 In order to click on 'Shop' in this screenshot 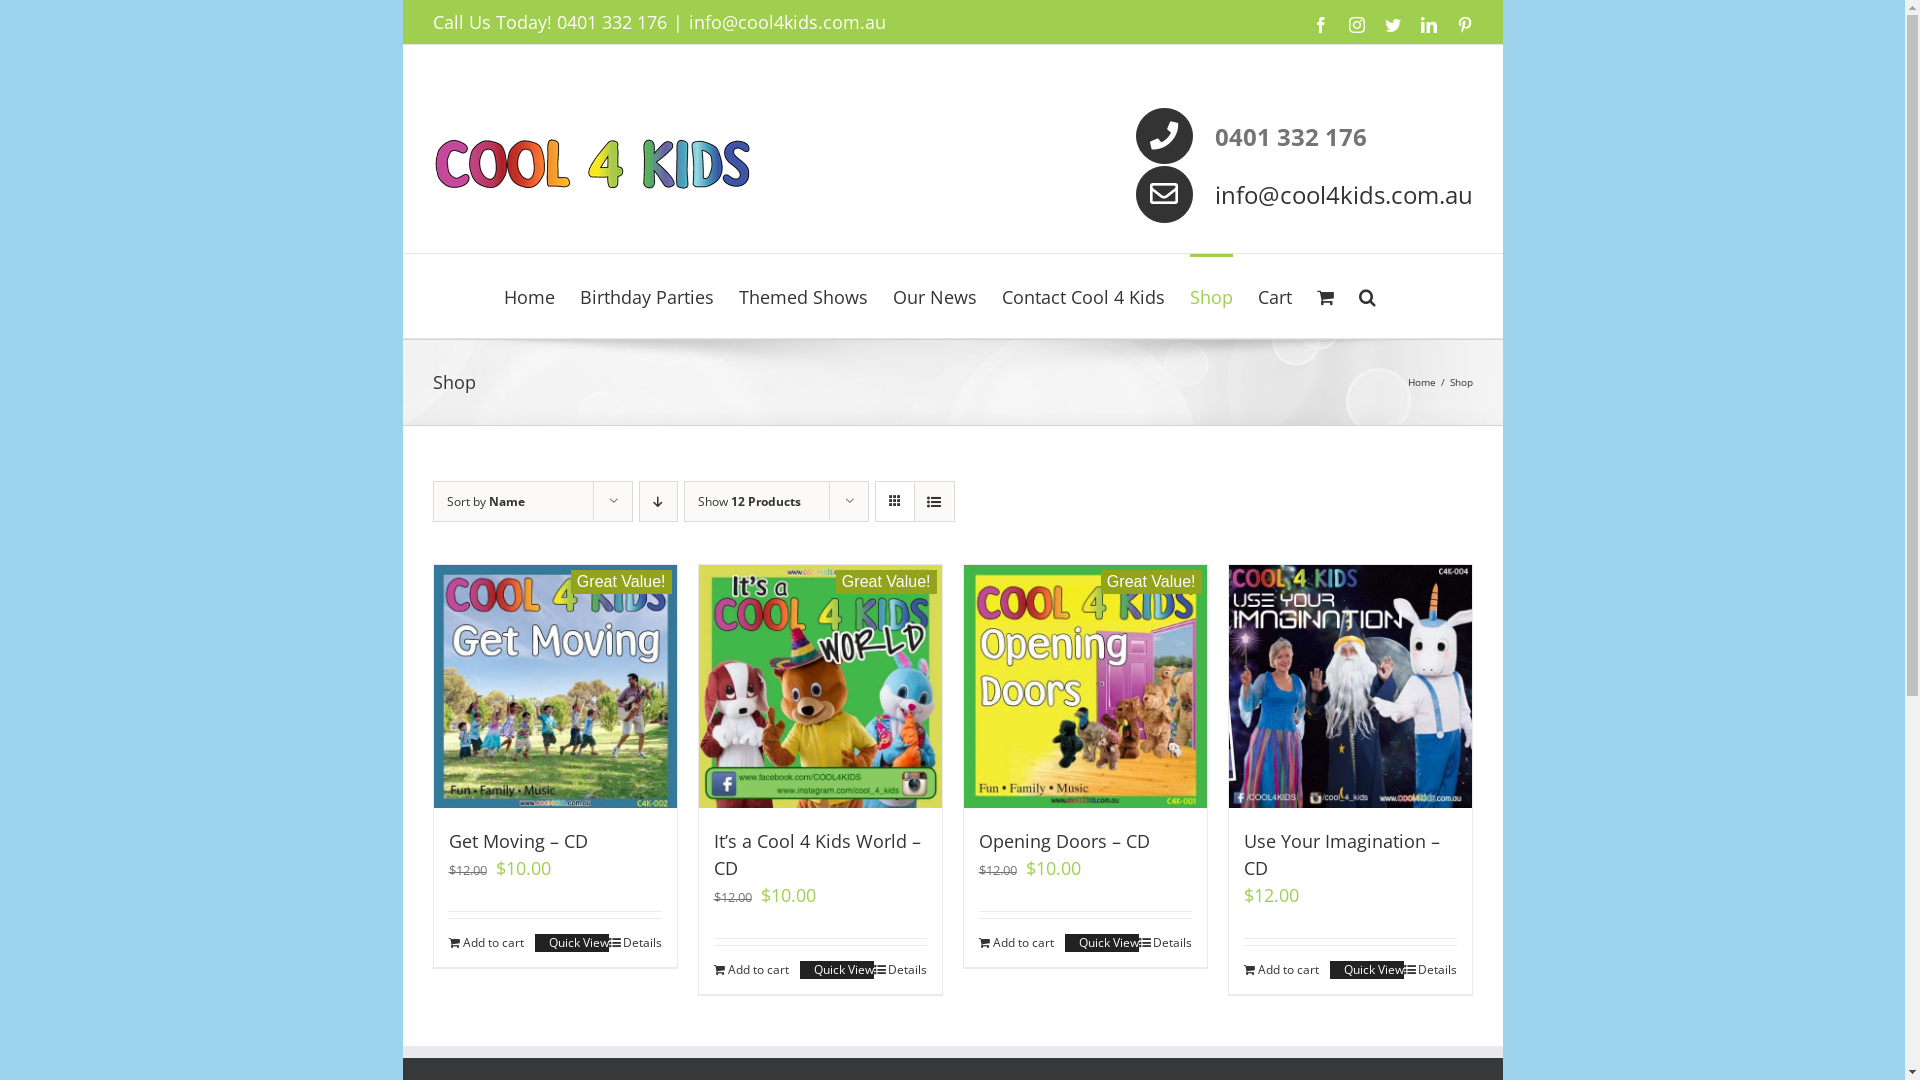, I will do `click(1210, 296)`.